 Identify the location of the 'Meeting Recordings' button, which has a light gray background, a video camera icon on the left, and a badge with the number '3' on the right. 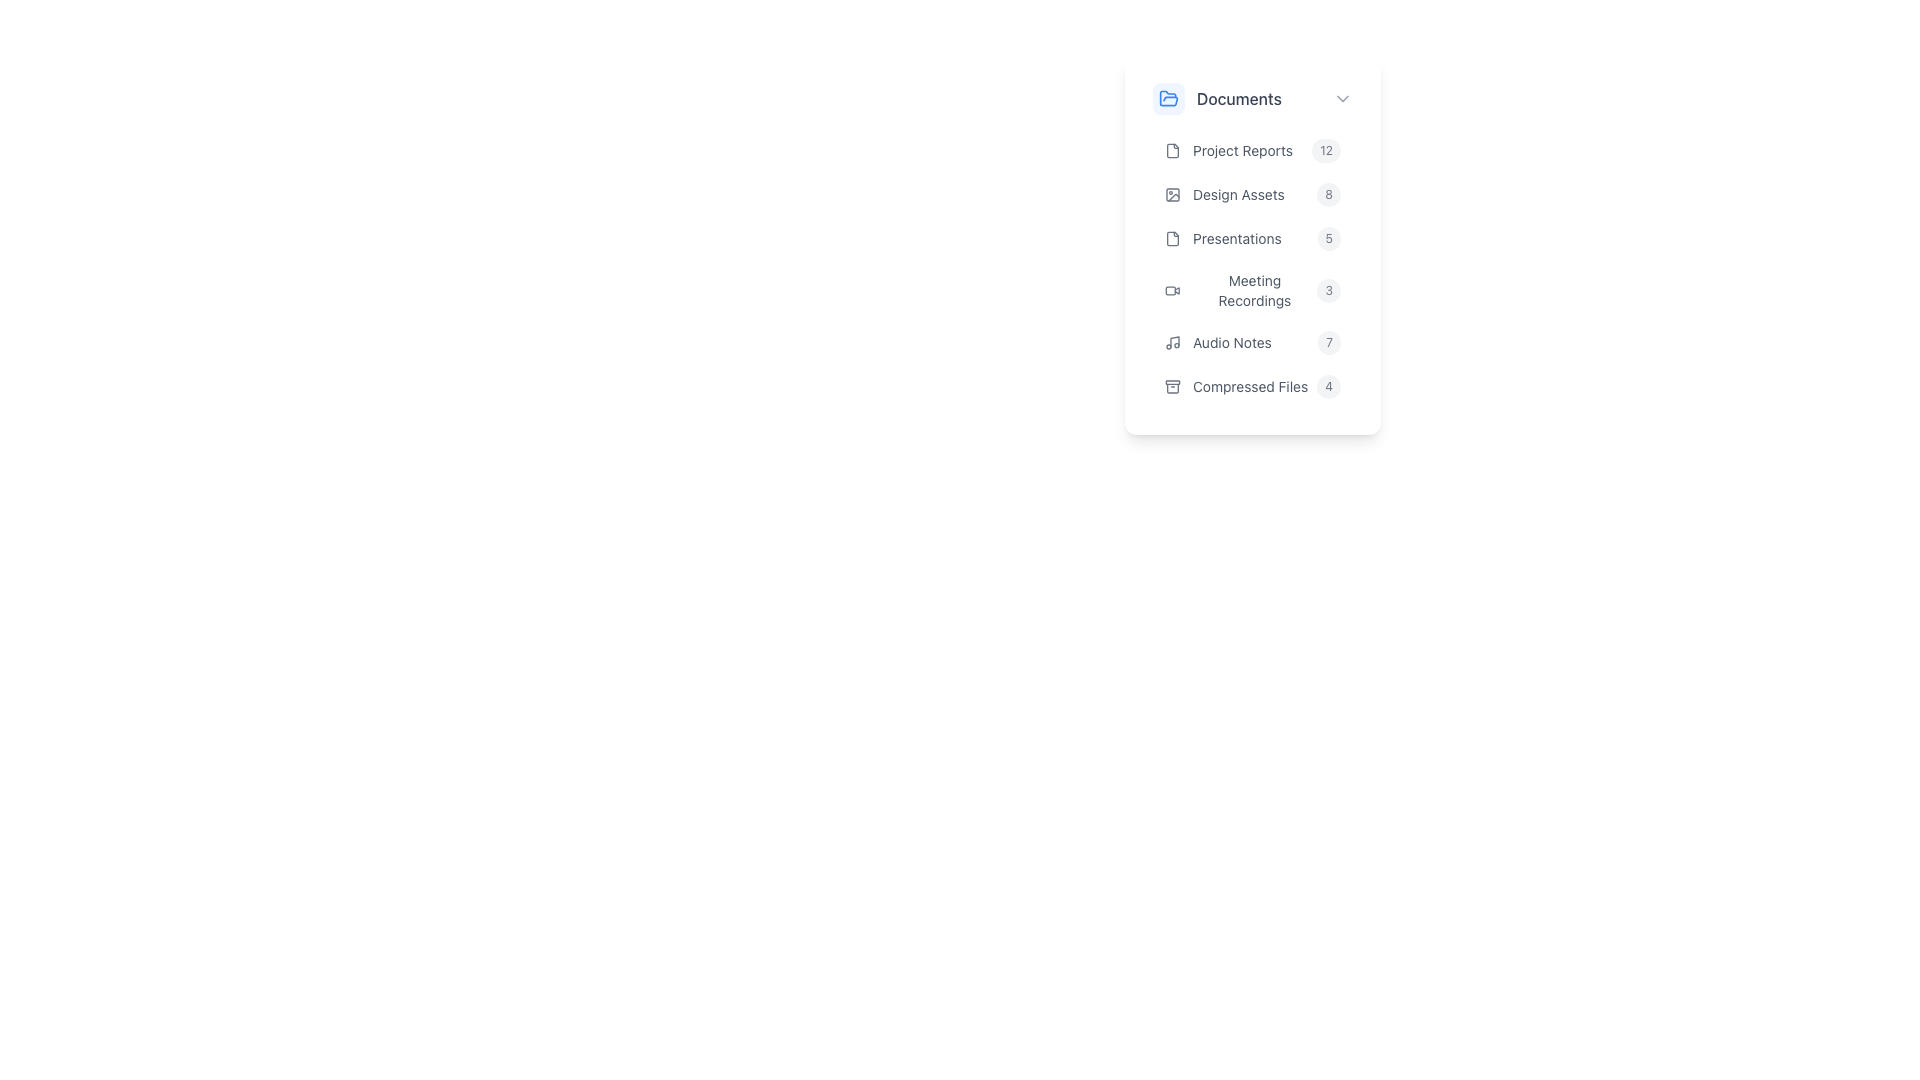
(1251, 290).